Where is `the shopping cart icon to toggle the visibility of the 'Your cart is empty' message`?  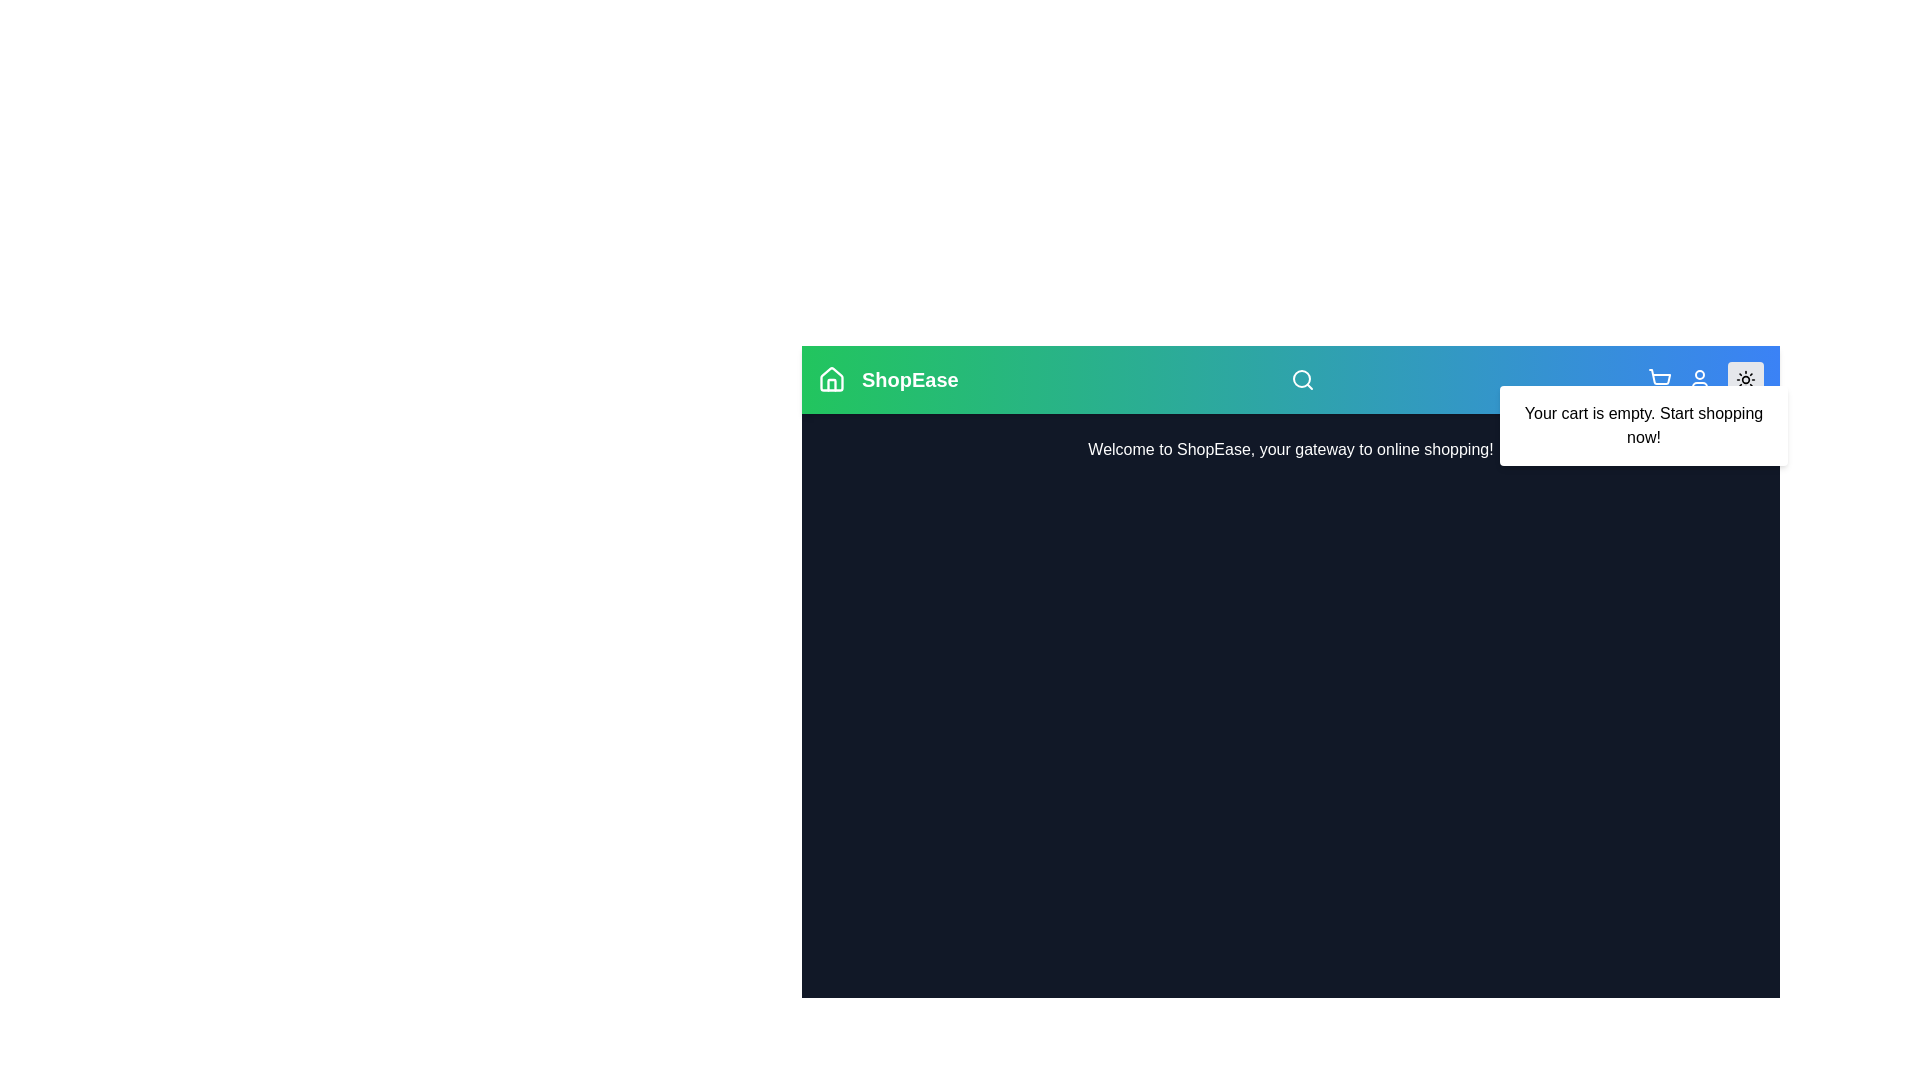 the shopping cart icon to toggle the visibility of the 'Your cart is empty' message is located at coordinates (1659, 380).